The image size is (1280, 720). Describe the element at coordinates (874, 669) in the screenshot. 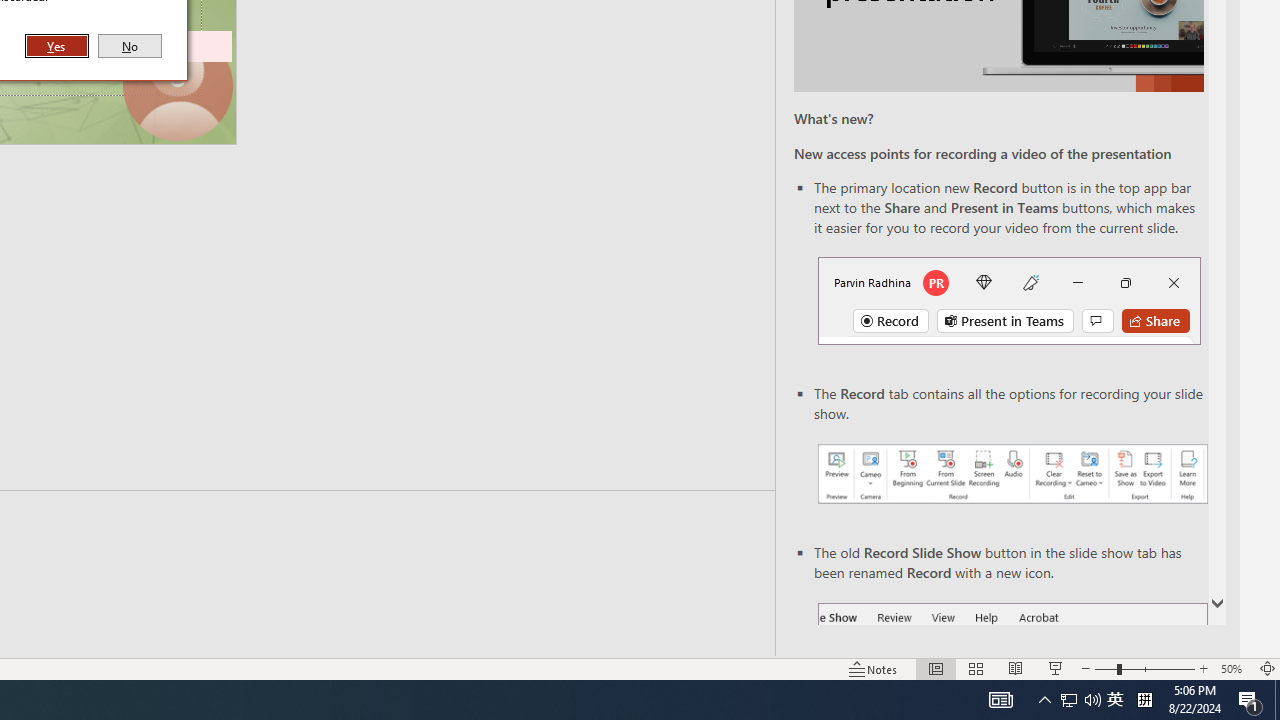

I see `'Notes '` at that location.